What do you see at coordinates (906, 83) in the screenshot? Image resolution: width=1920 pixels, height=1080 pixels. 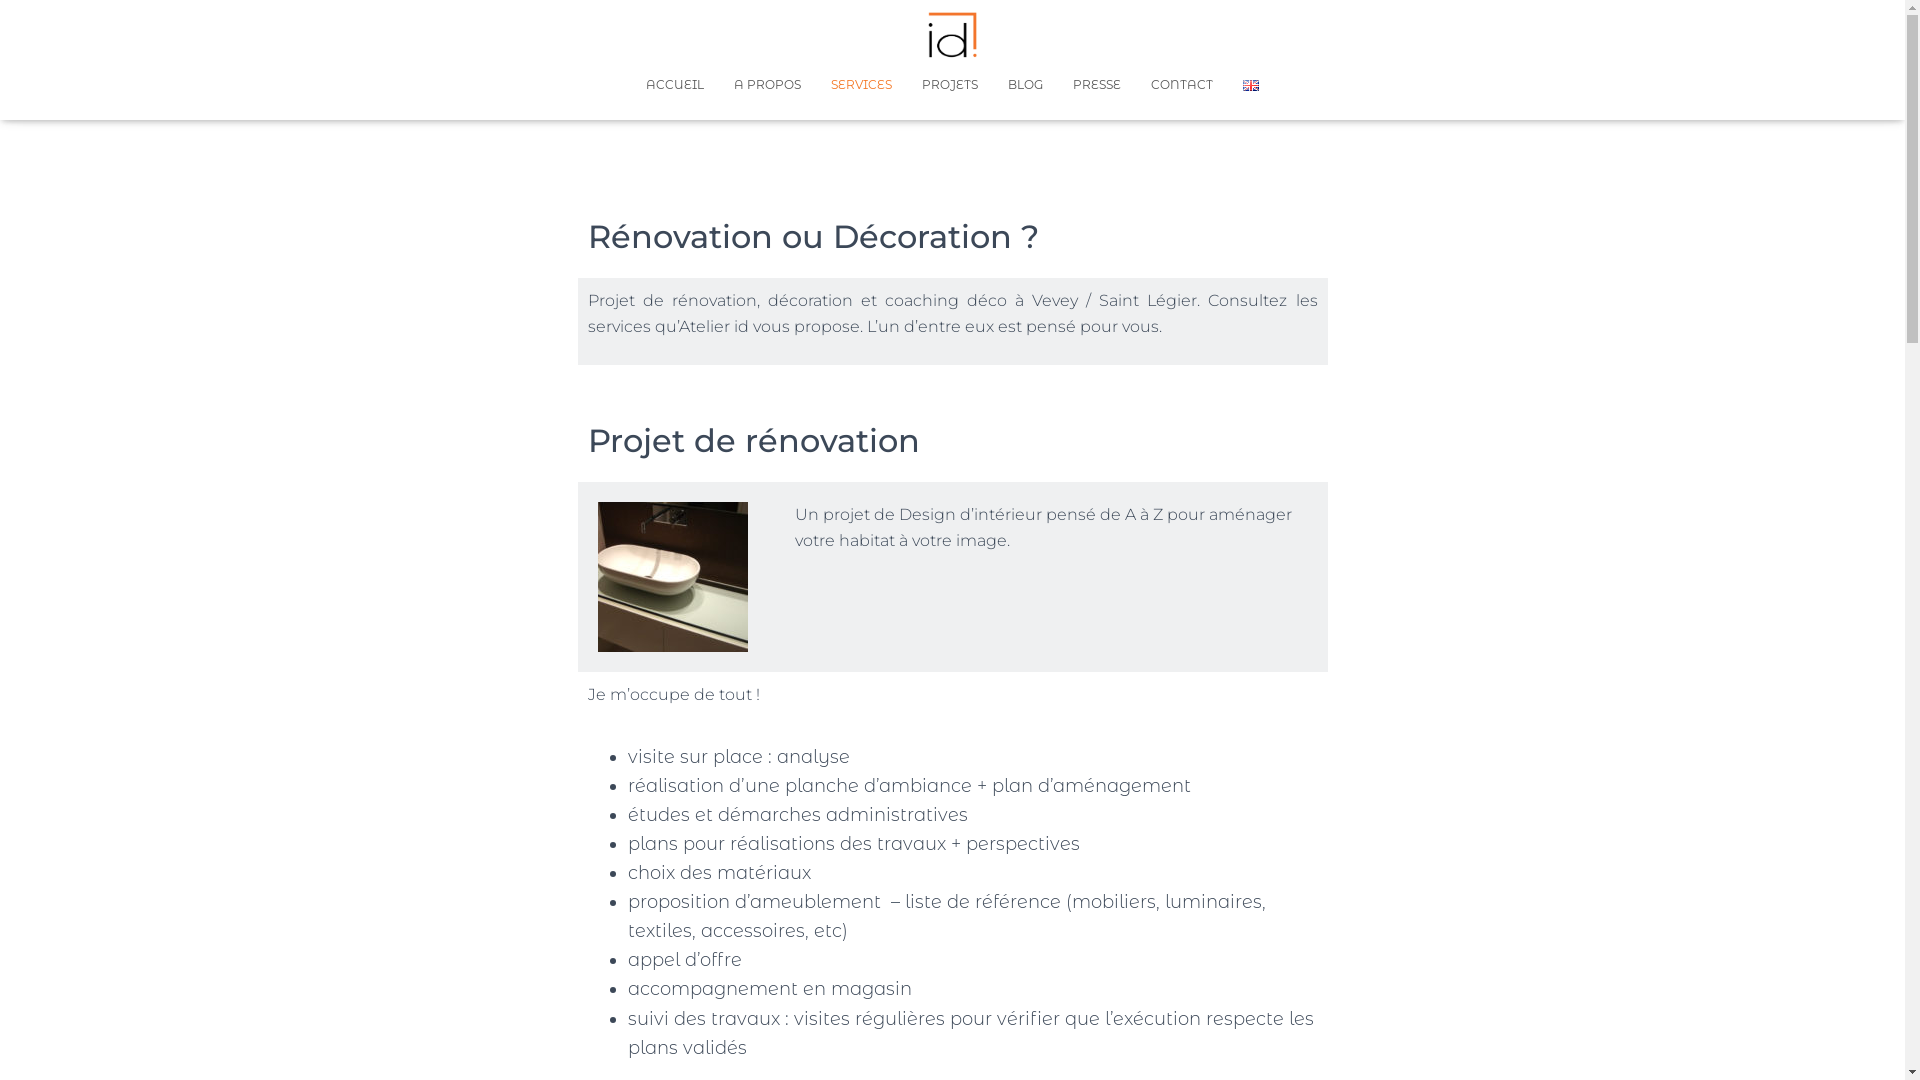 I see `'PROJETS'` at bounding box center [906, 83].